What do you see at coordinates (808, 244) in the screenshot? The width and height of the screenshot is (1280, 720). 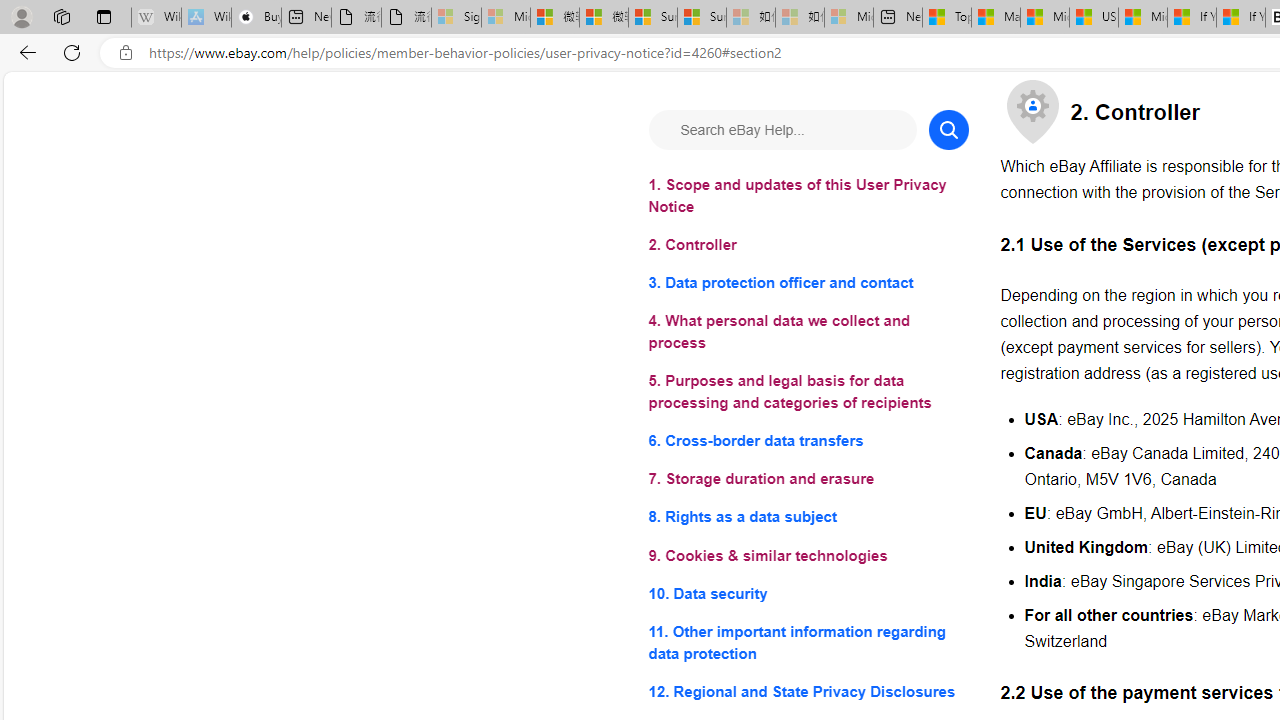 I see `'2. Controller'` at bounding box center [808, 244].